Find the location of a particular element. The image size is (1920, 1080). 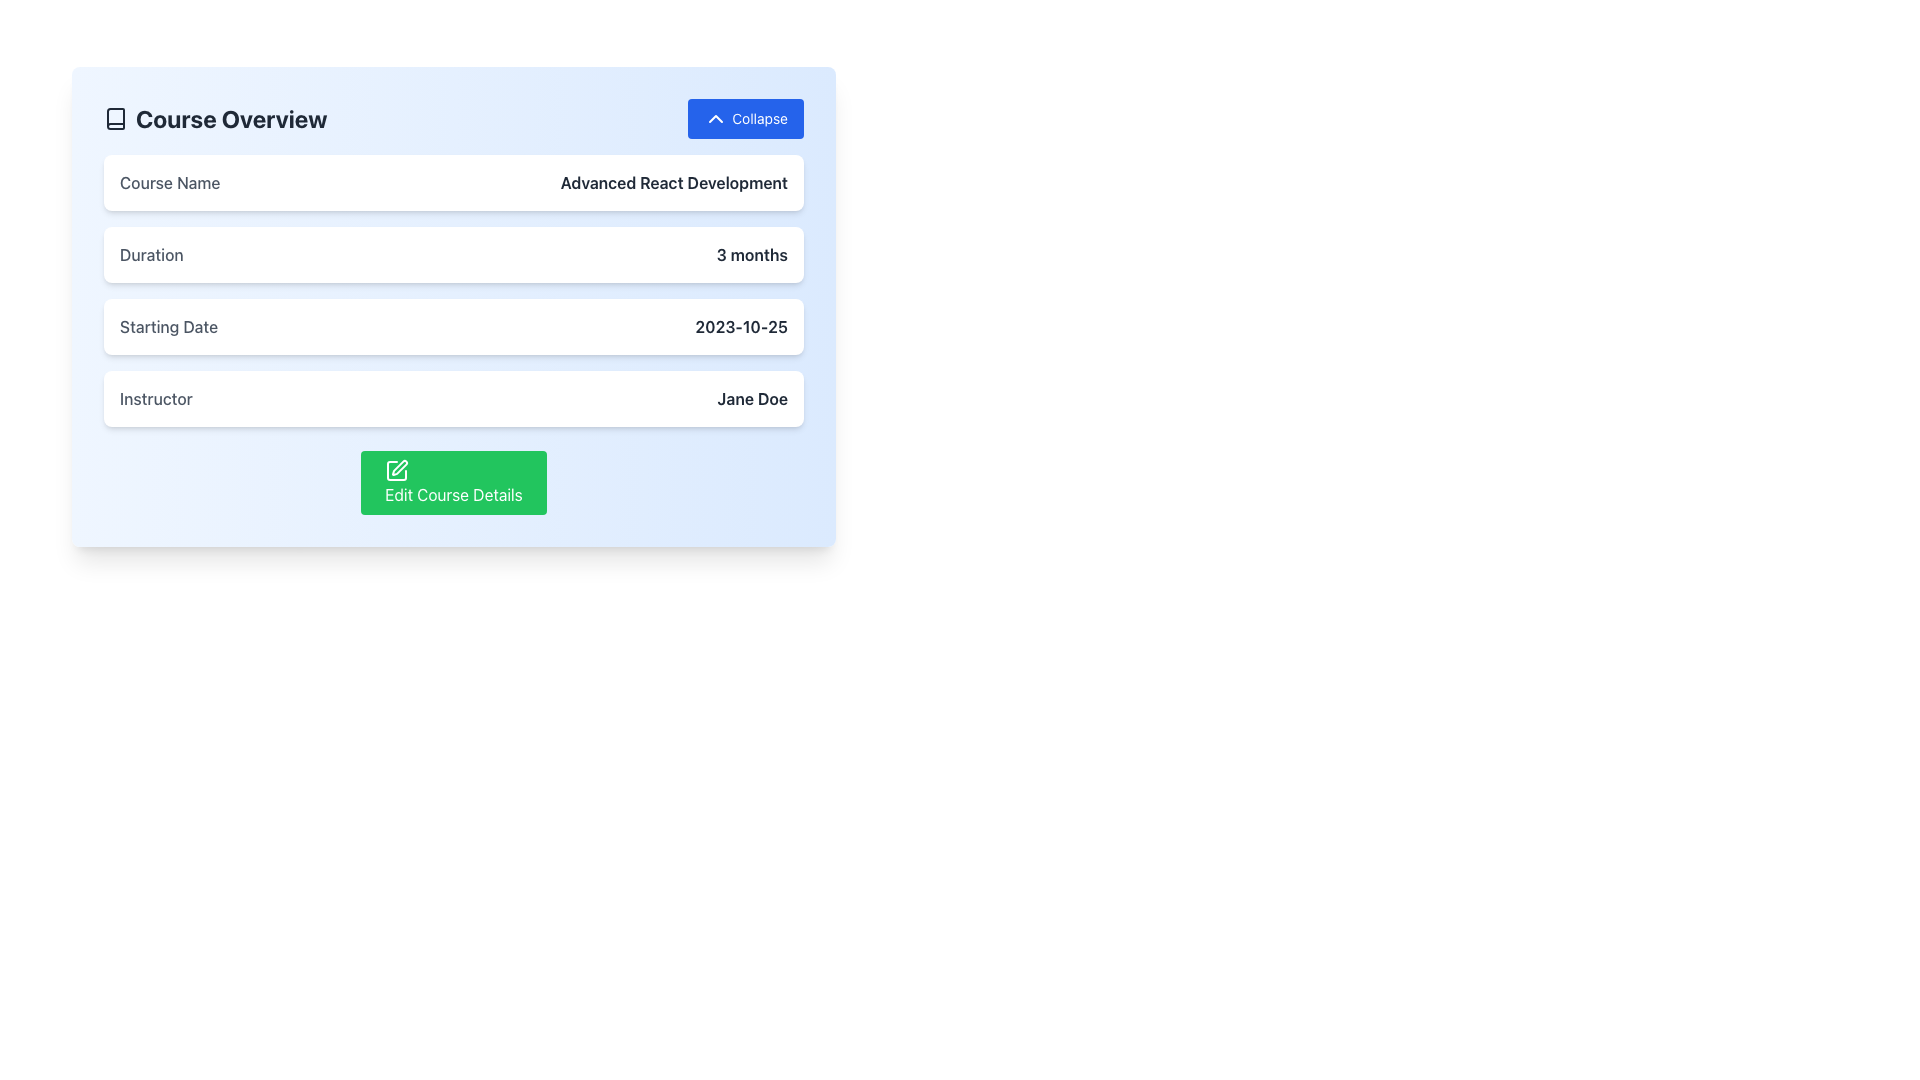

the text element displaying the name 'Jane Doe', which is bold and dark gray, located to the right of the label 'Instructor' is located at coordinates (751, 398).